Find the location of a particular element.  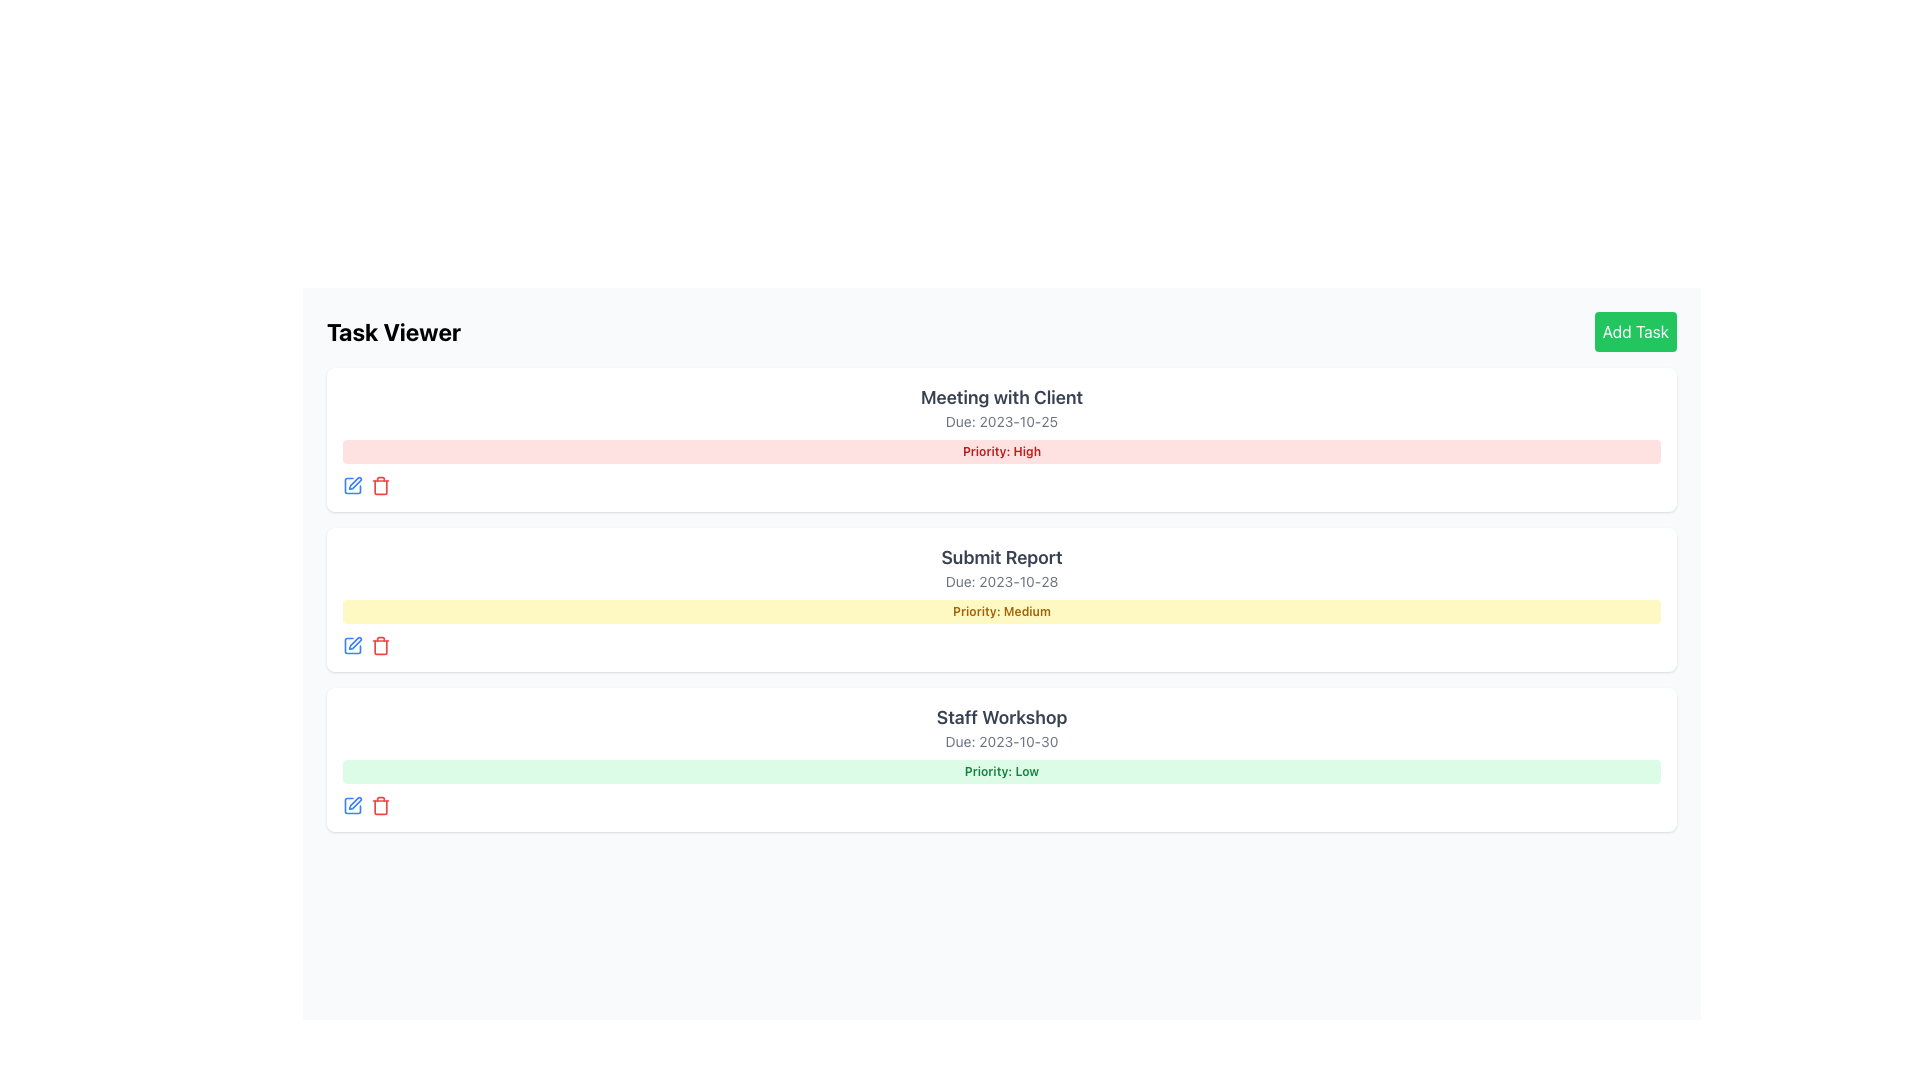

the editing action button icon, which is a pen-like icon contained within a square frame, located to the left of the 'Submit Report' task's priority indicator is located at coordinates (355, 643).